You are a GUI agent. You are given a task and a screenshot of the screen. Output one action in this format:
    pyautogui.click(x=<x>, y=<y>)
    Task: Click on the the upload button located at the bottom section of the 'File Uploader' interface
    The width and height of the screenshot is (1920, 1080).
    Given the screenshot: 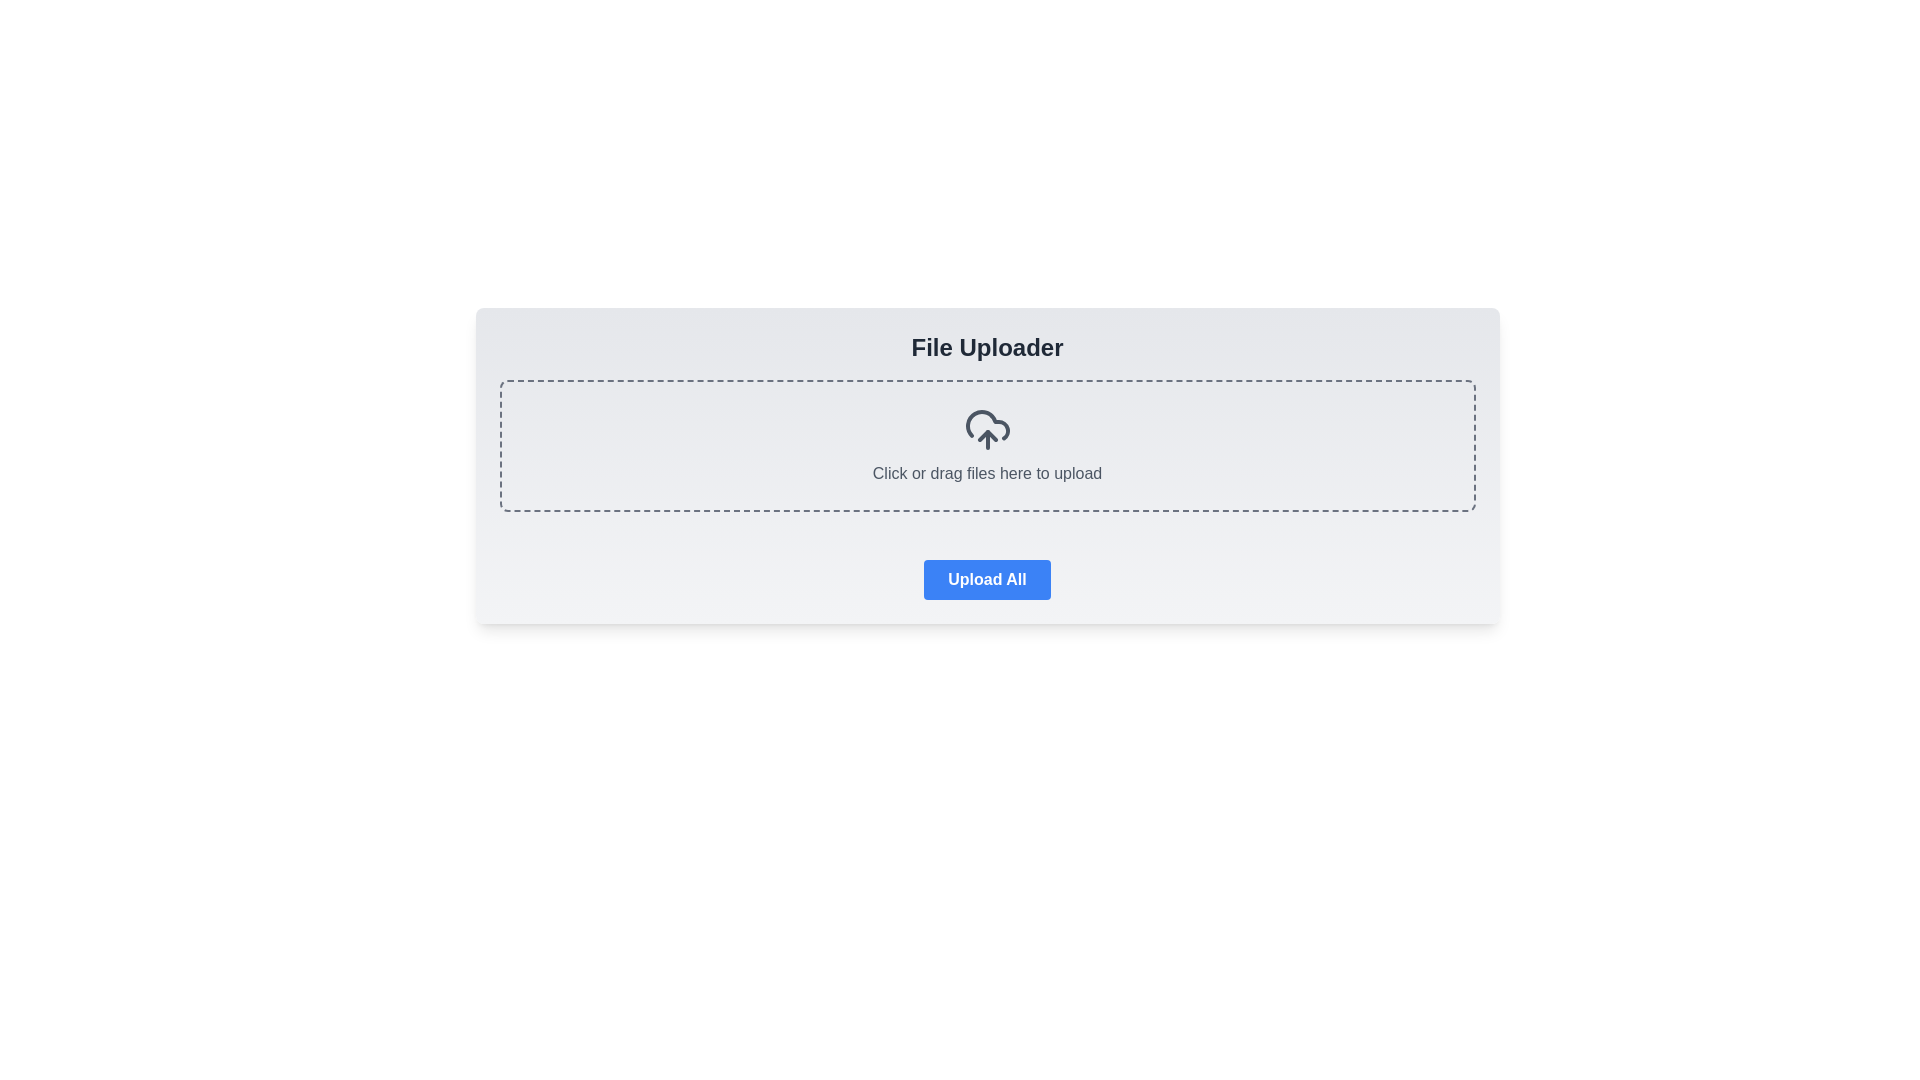 What is the action you would take?
    pyautogui.click(x=987, y=571)
    